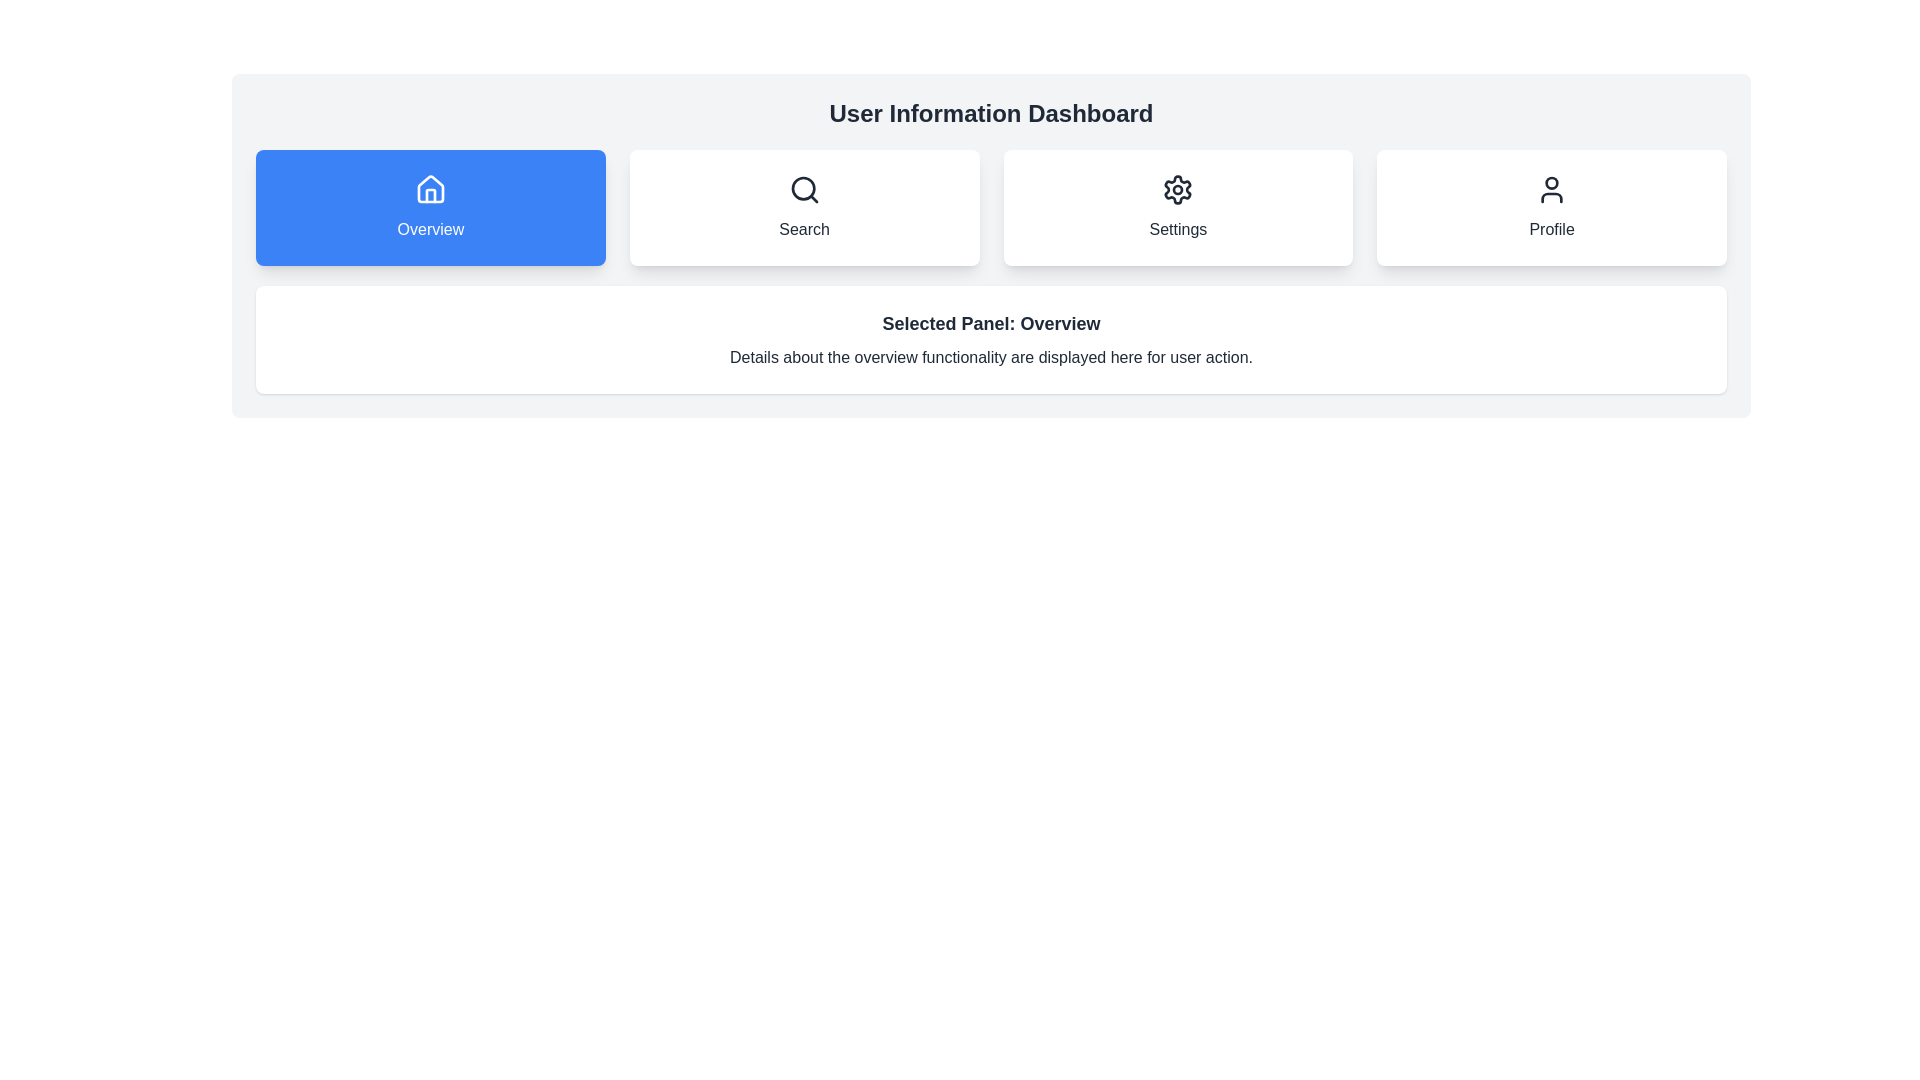 Image resolution: width=1920 pixels, height=1080 pixels. What do you see at coordinates (429, 189) in the screenshot?
I see `the 'Overview' button which contains the overview icon, located in the row of four primary navigation buttons at the top of the interface` at bounding box center [429, 189].